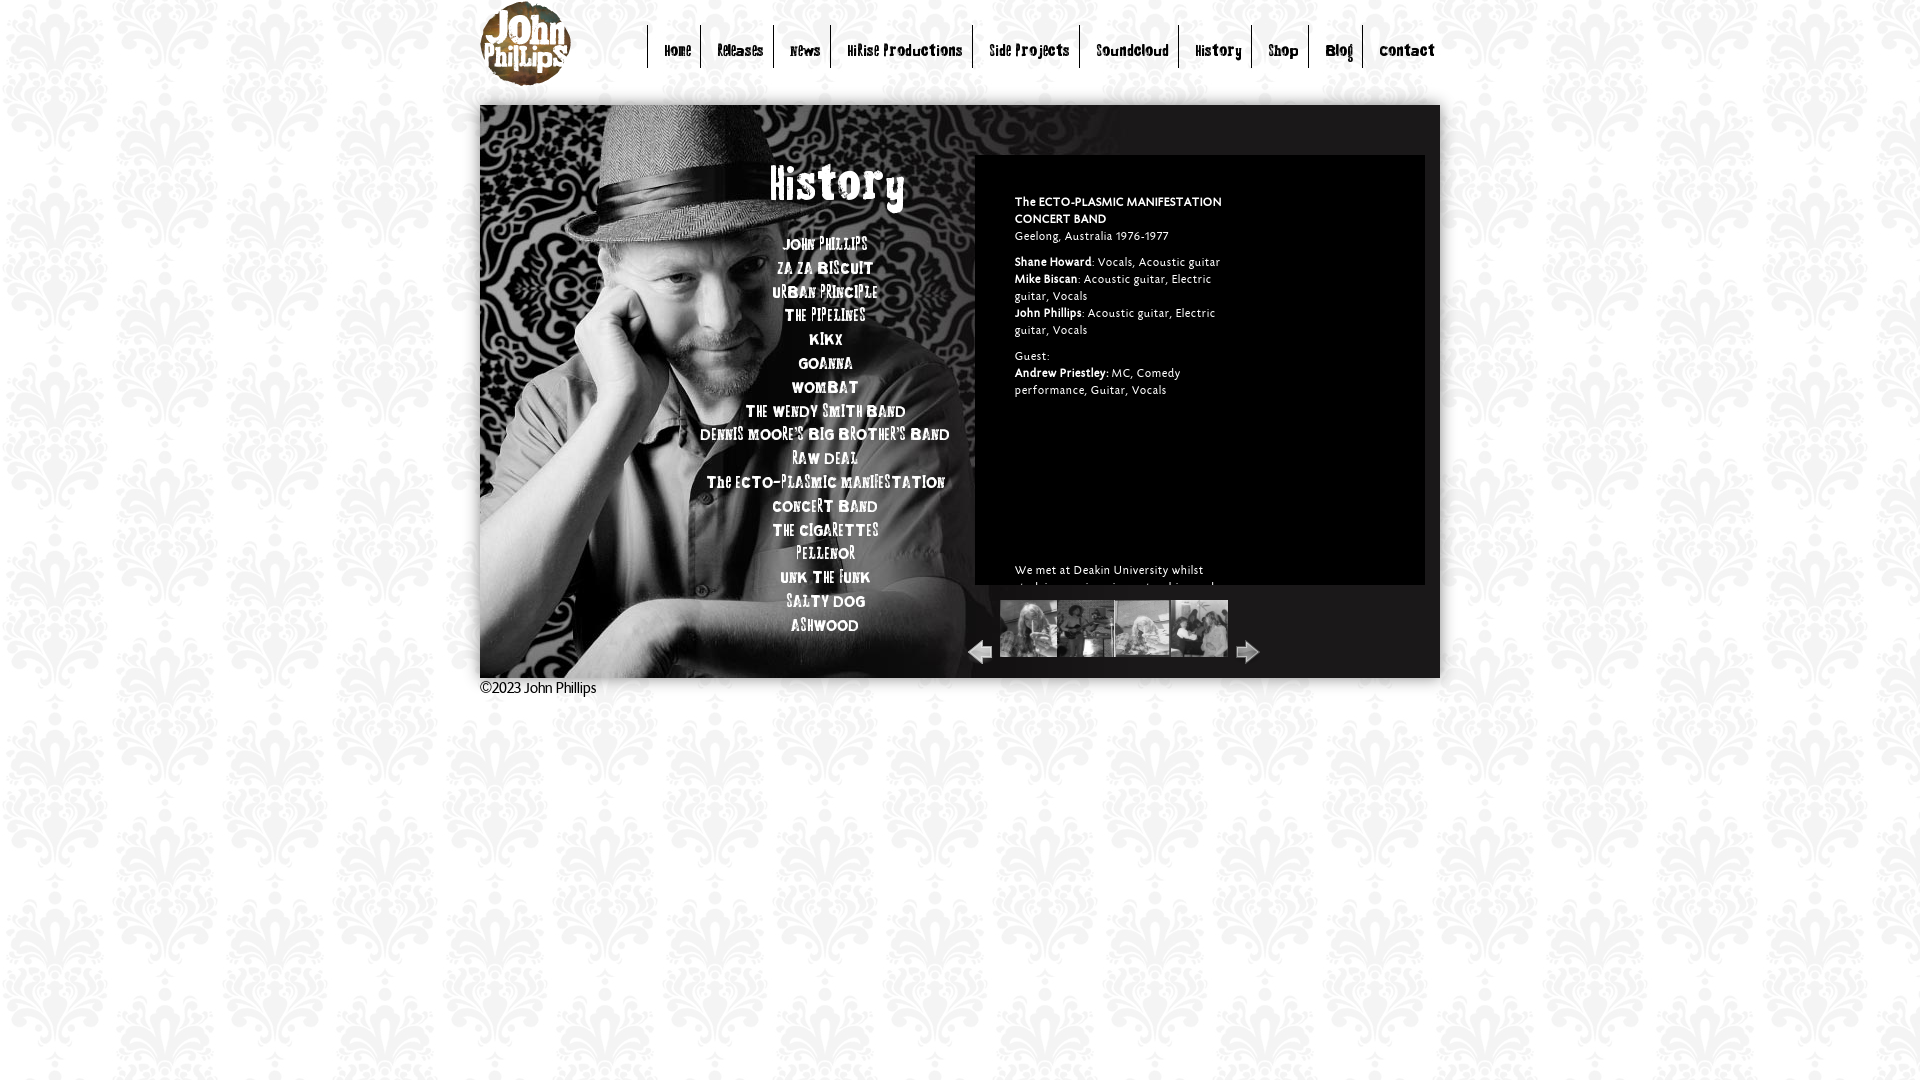 The height and width of the screenshot is (1080, 1920). Describe the element at coordinates (805, 51) in the screenshot. I see `'News'` at that location.